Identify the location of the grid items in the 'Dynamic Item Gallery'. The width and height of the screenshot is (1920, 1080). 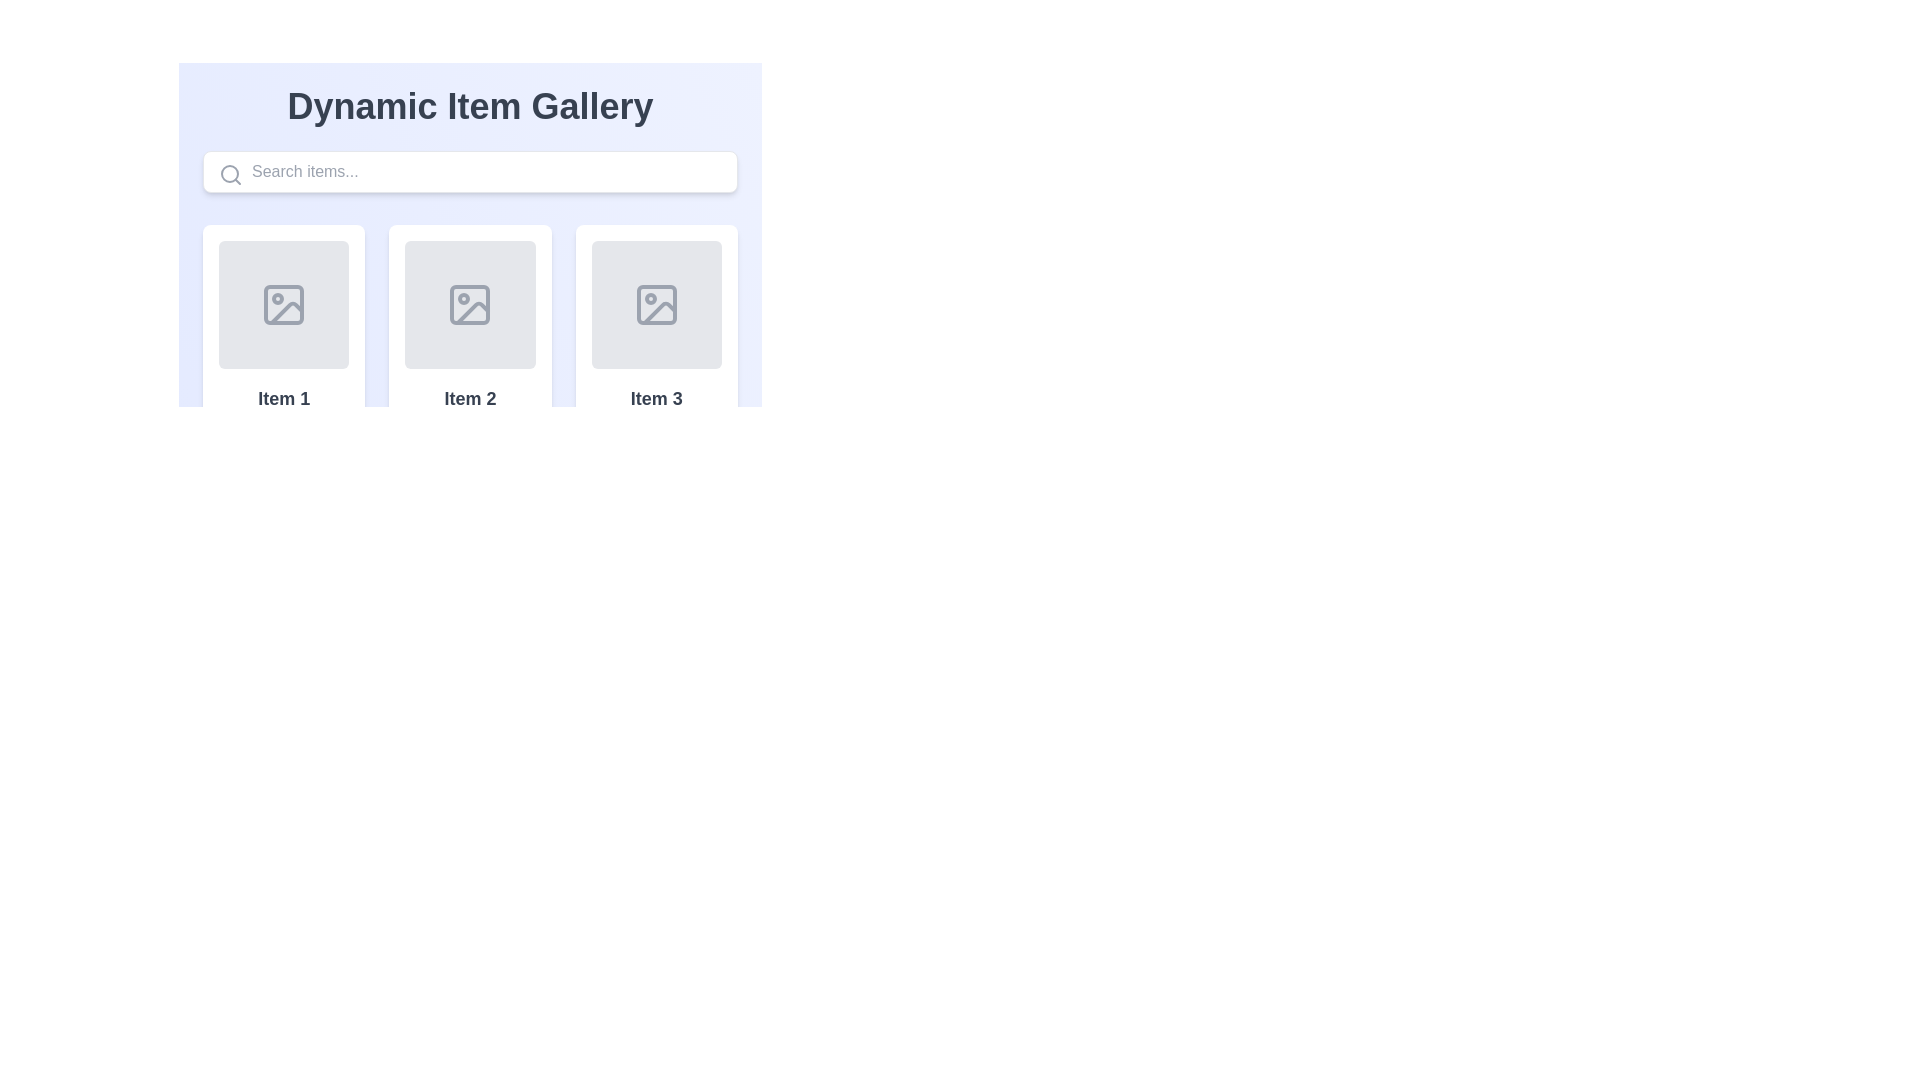
(469, 223).